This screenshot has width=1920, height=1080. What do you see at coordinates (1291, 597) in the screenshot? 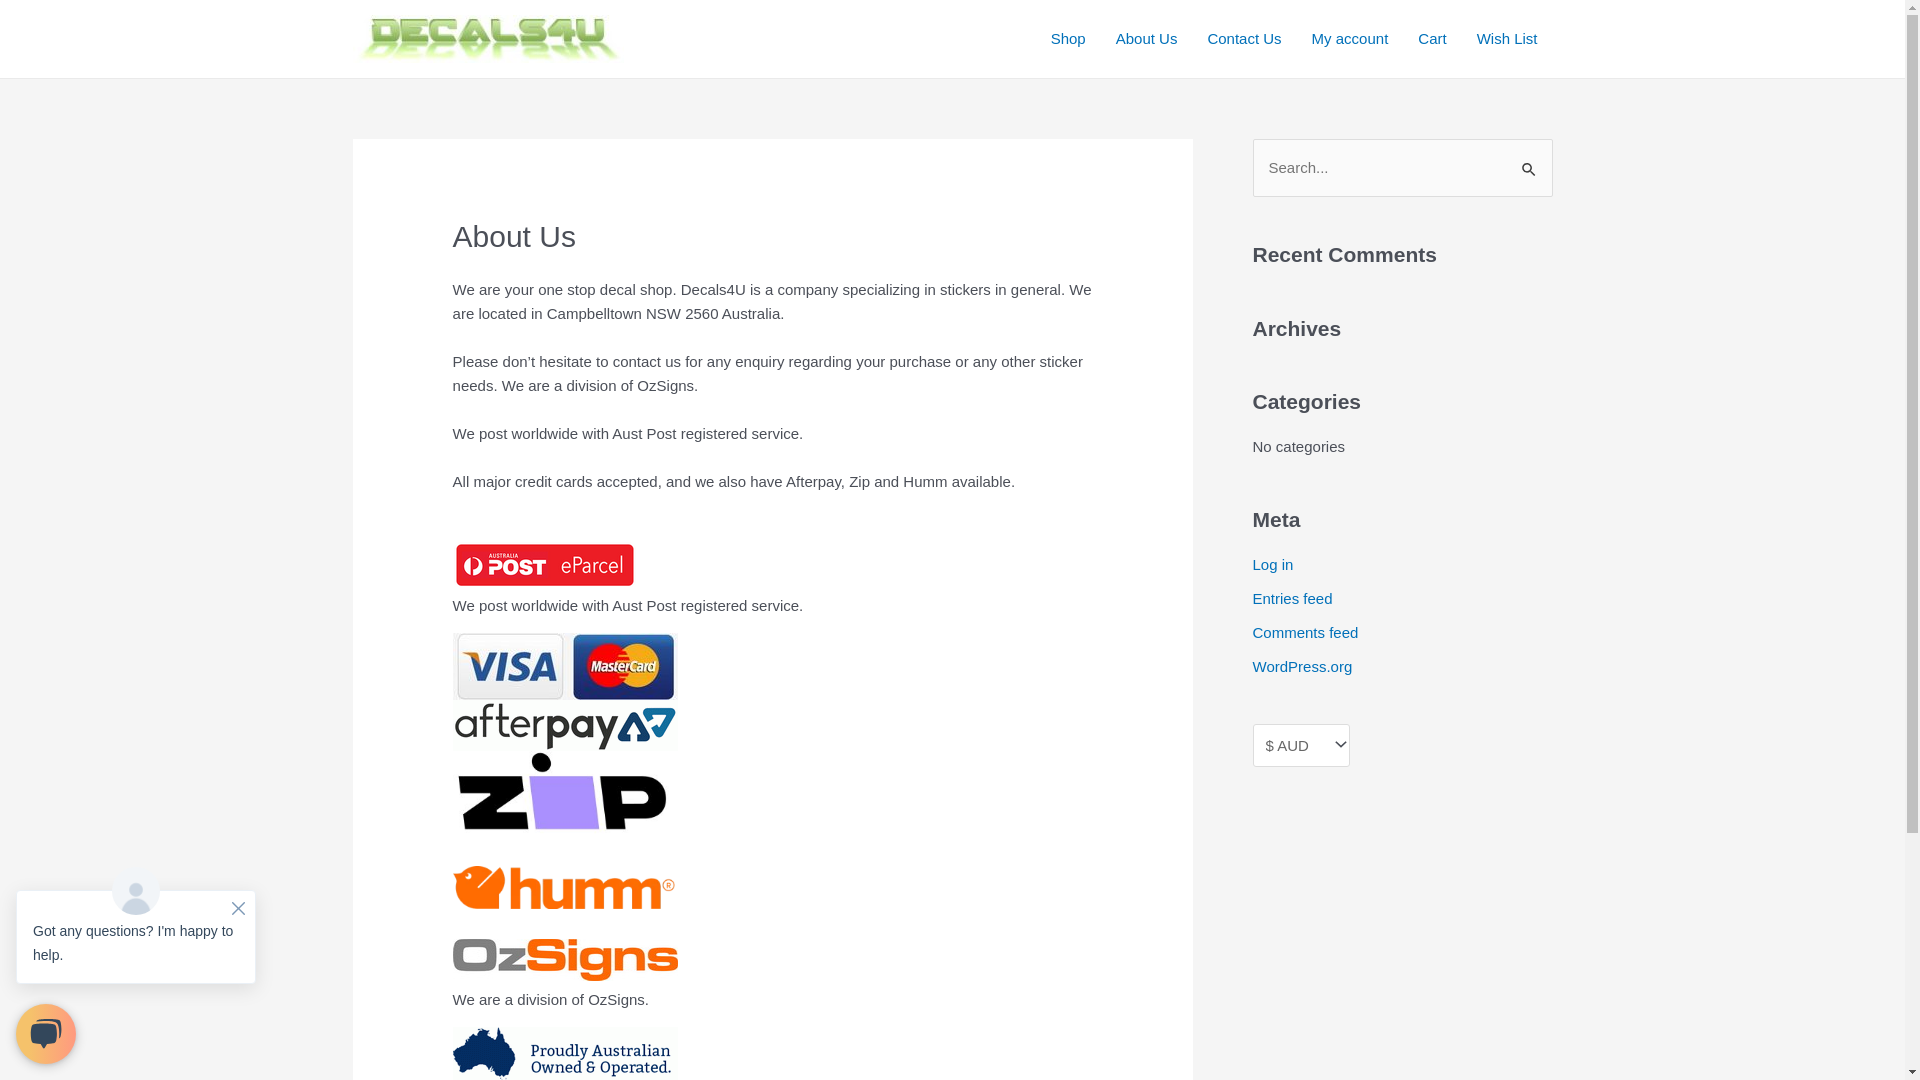
I see `'Entries feed'` at bounding box center [1291, 597].